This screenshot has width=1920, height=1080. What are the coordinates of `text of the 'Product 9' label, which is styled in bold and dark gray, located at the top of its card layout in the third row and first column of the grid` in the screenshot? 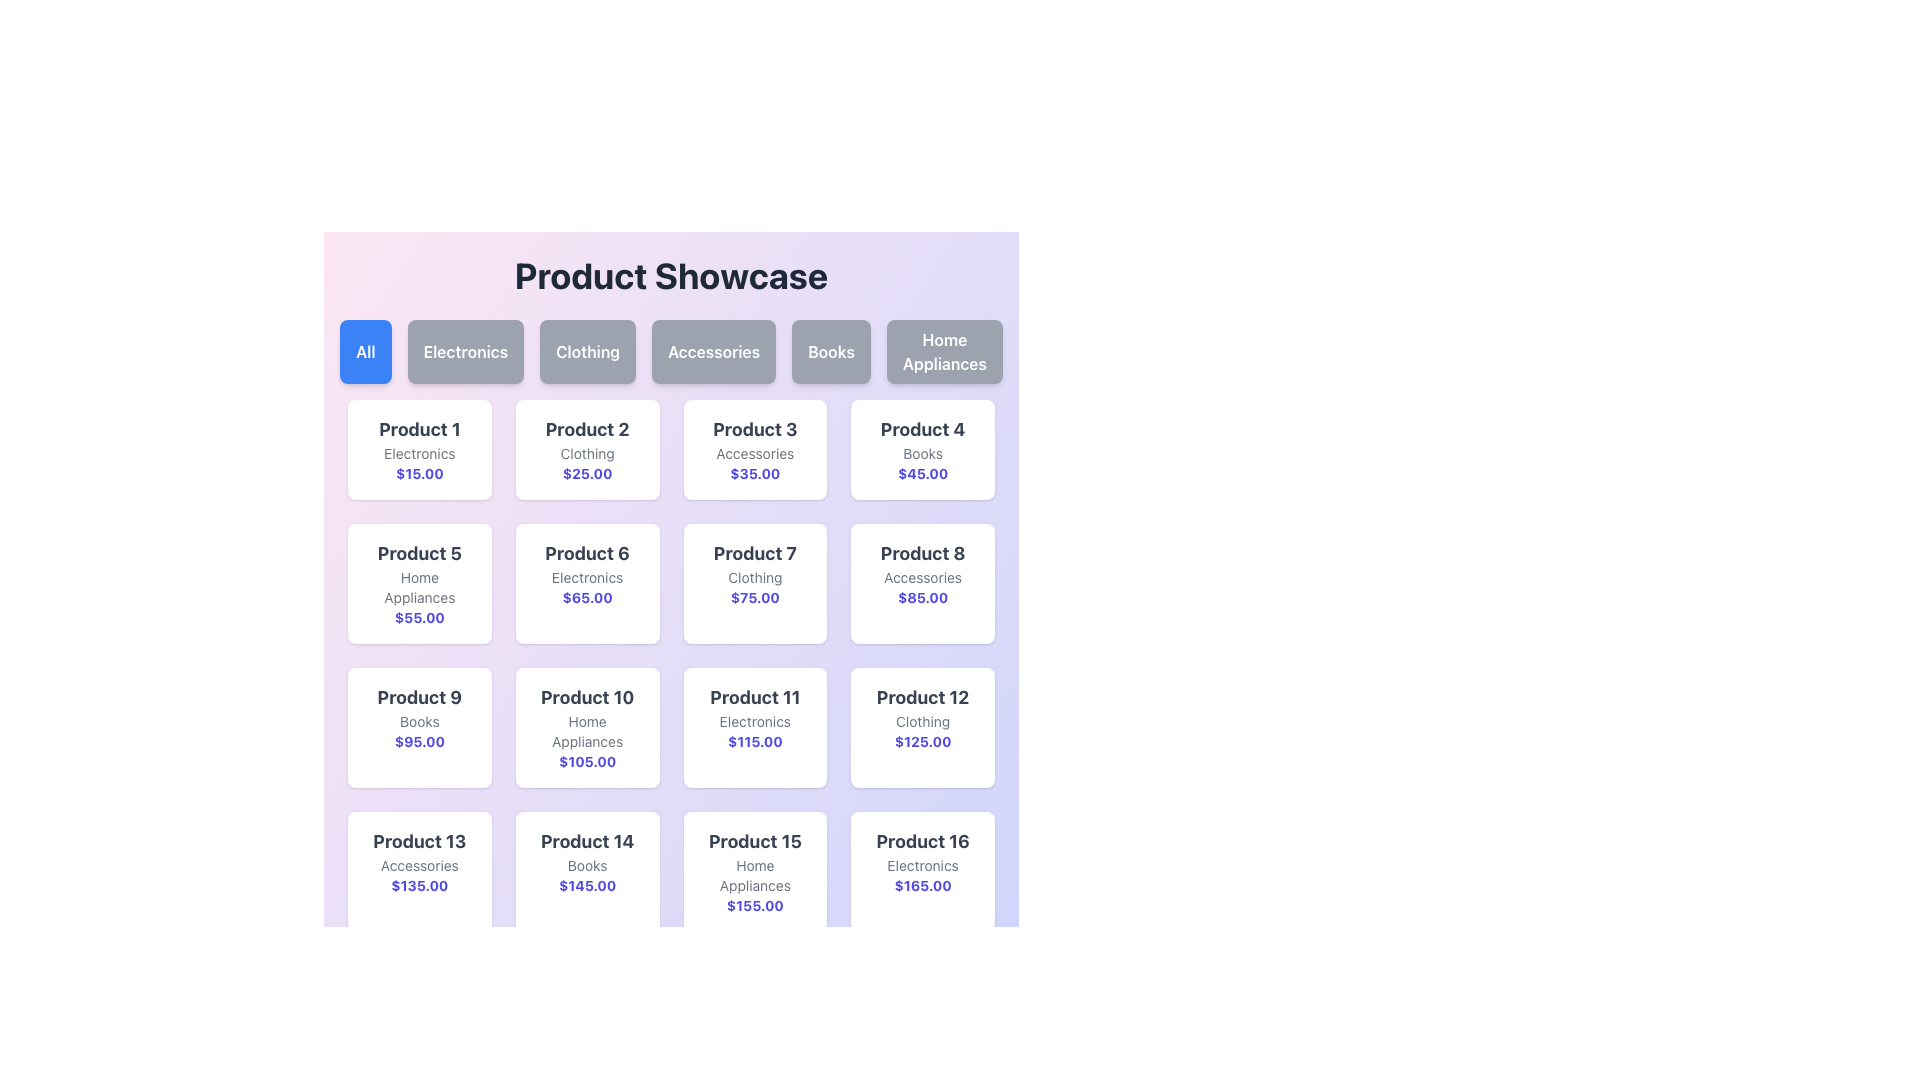 It's located at (418, 697).